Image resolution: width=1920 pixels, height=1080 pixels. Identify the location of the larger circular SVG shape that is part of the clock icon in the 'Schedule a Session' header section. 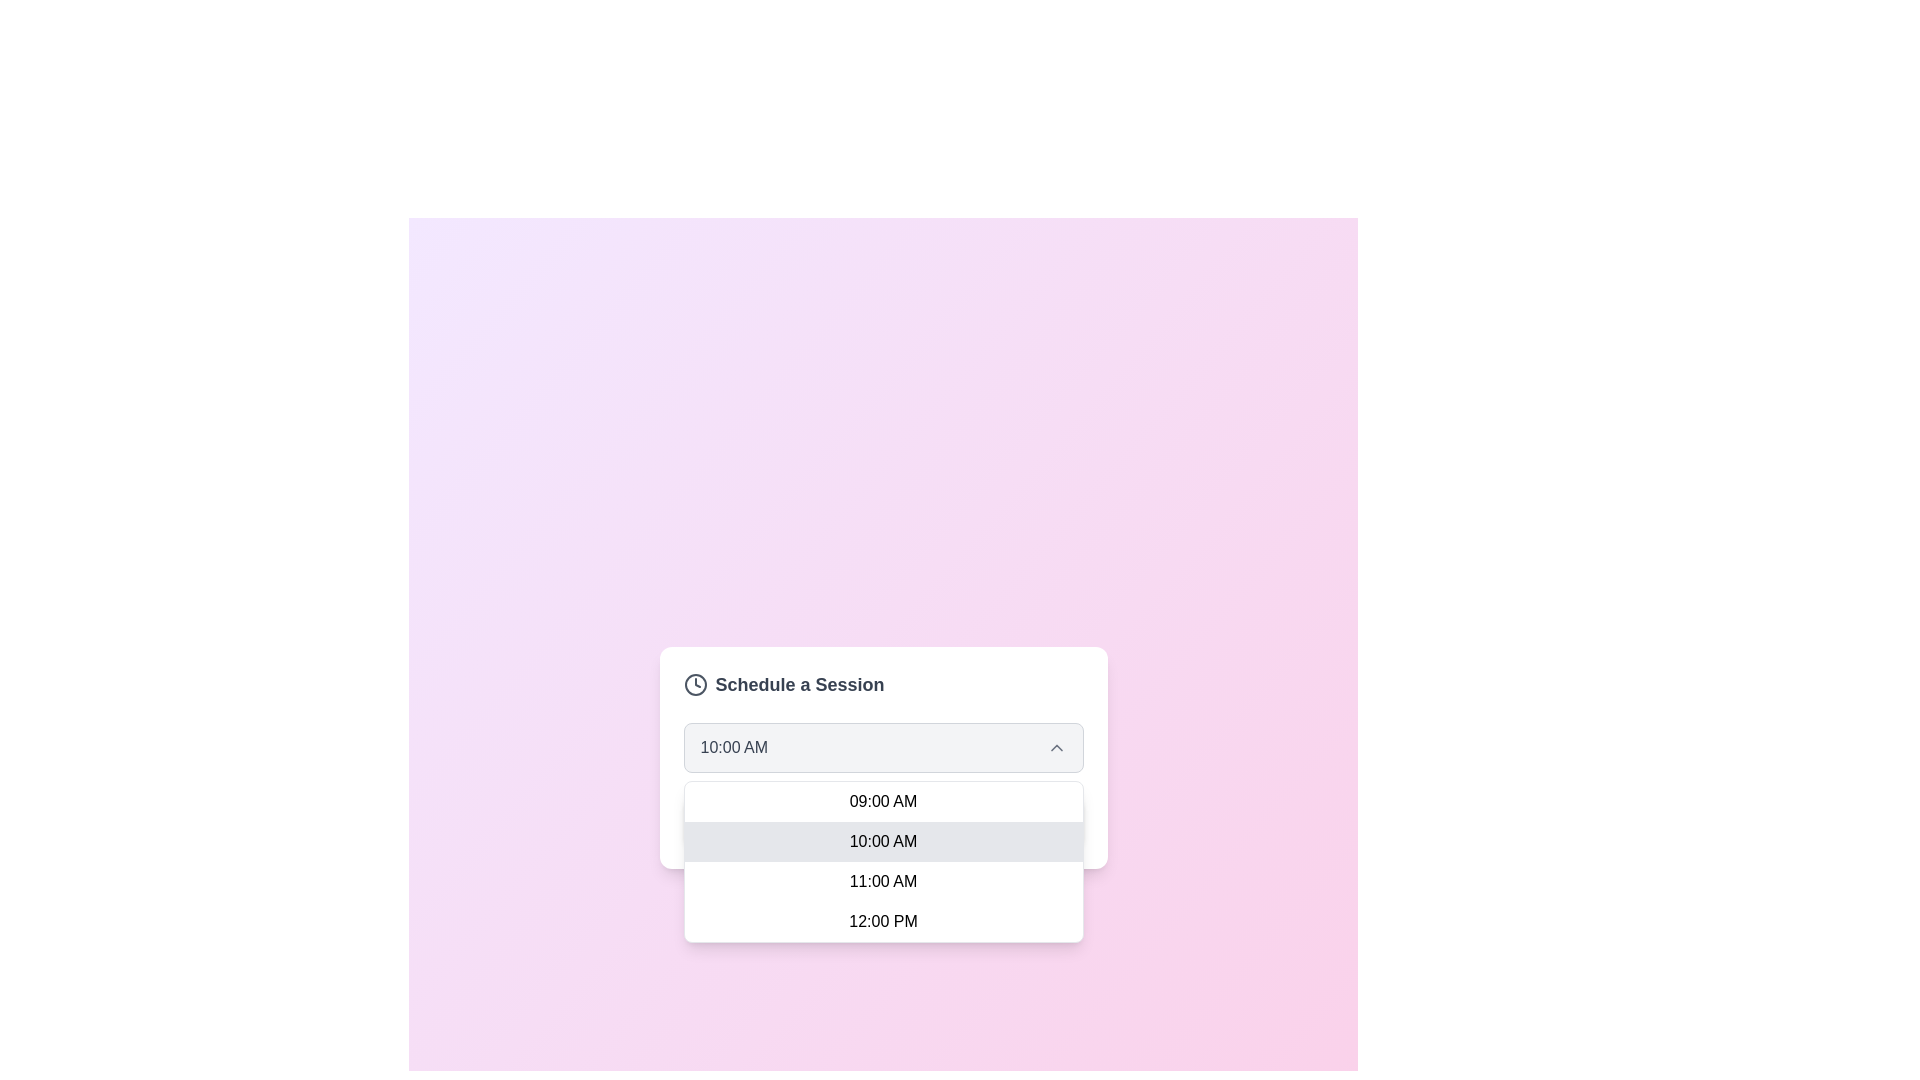
(695, 684).